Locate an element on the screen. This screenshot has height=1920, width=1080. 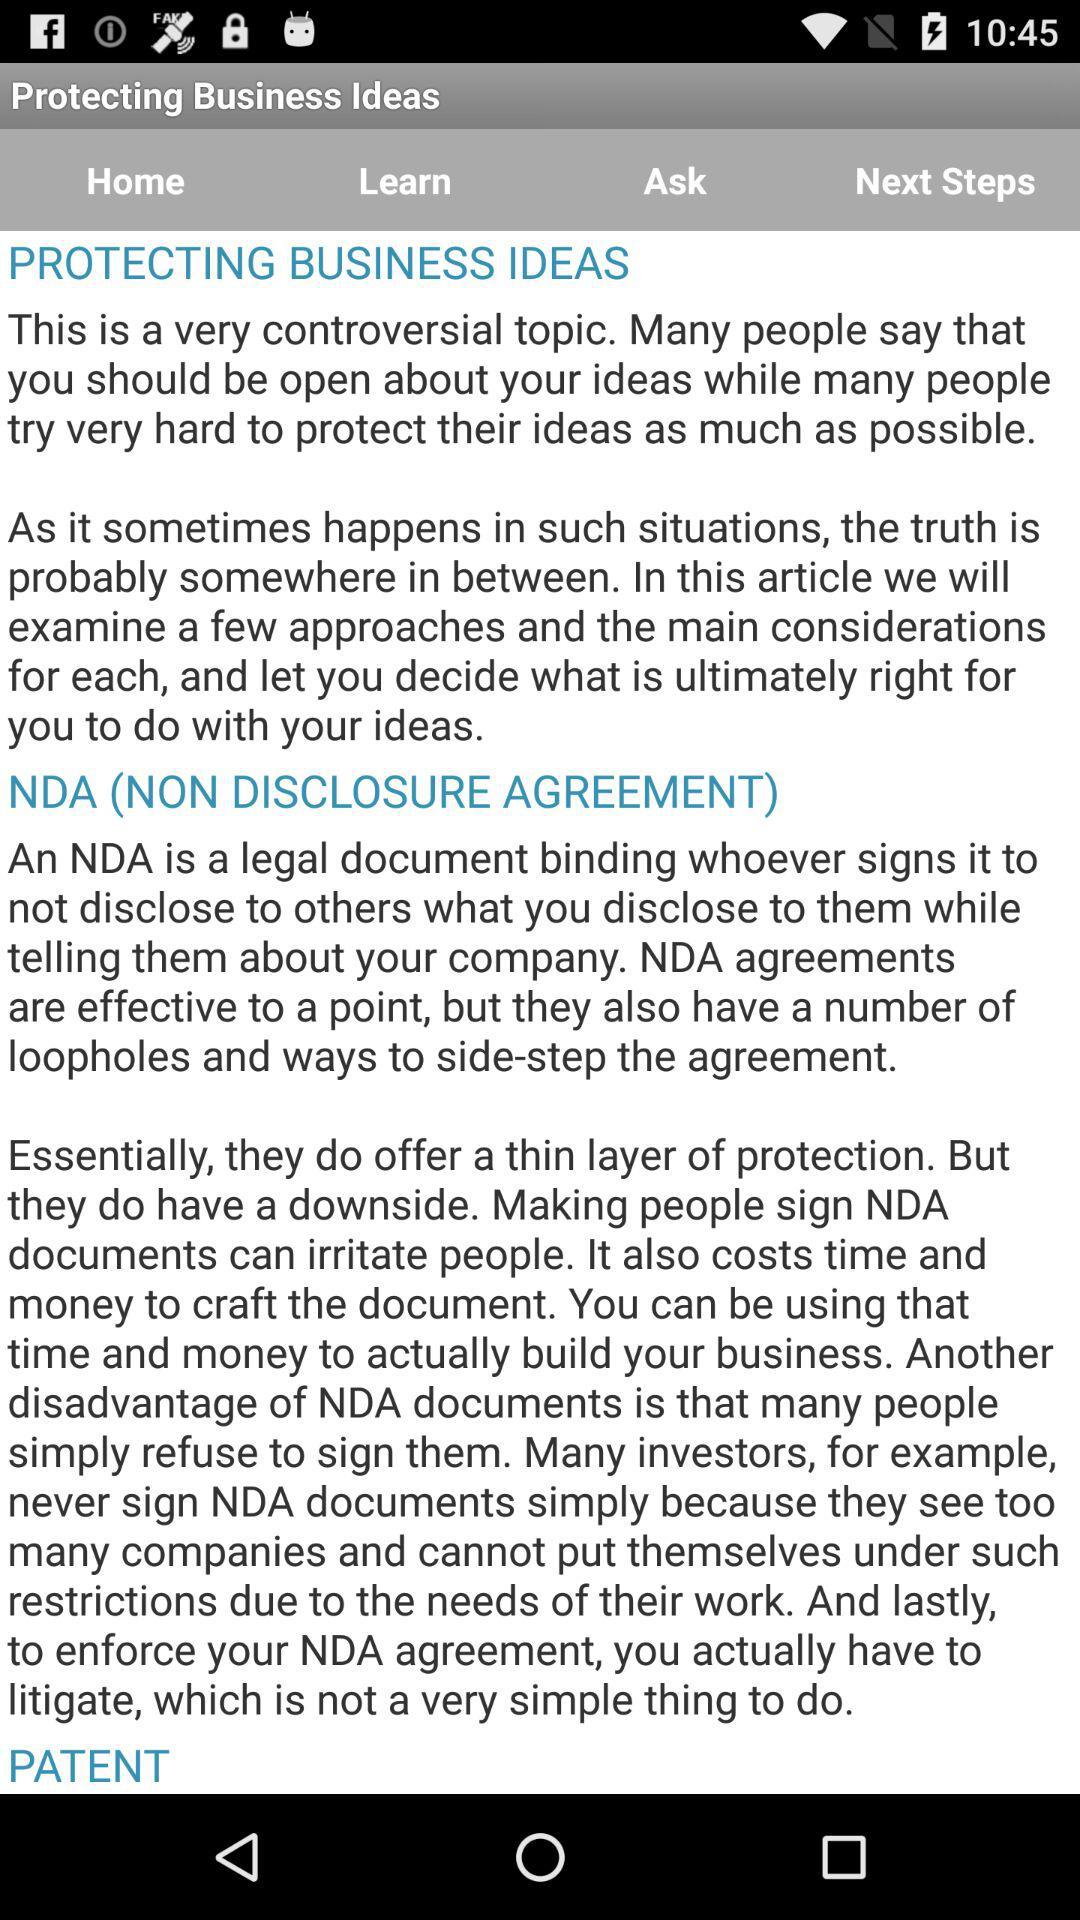
the next steps at the top right corner is located at coordinates (945, 180).